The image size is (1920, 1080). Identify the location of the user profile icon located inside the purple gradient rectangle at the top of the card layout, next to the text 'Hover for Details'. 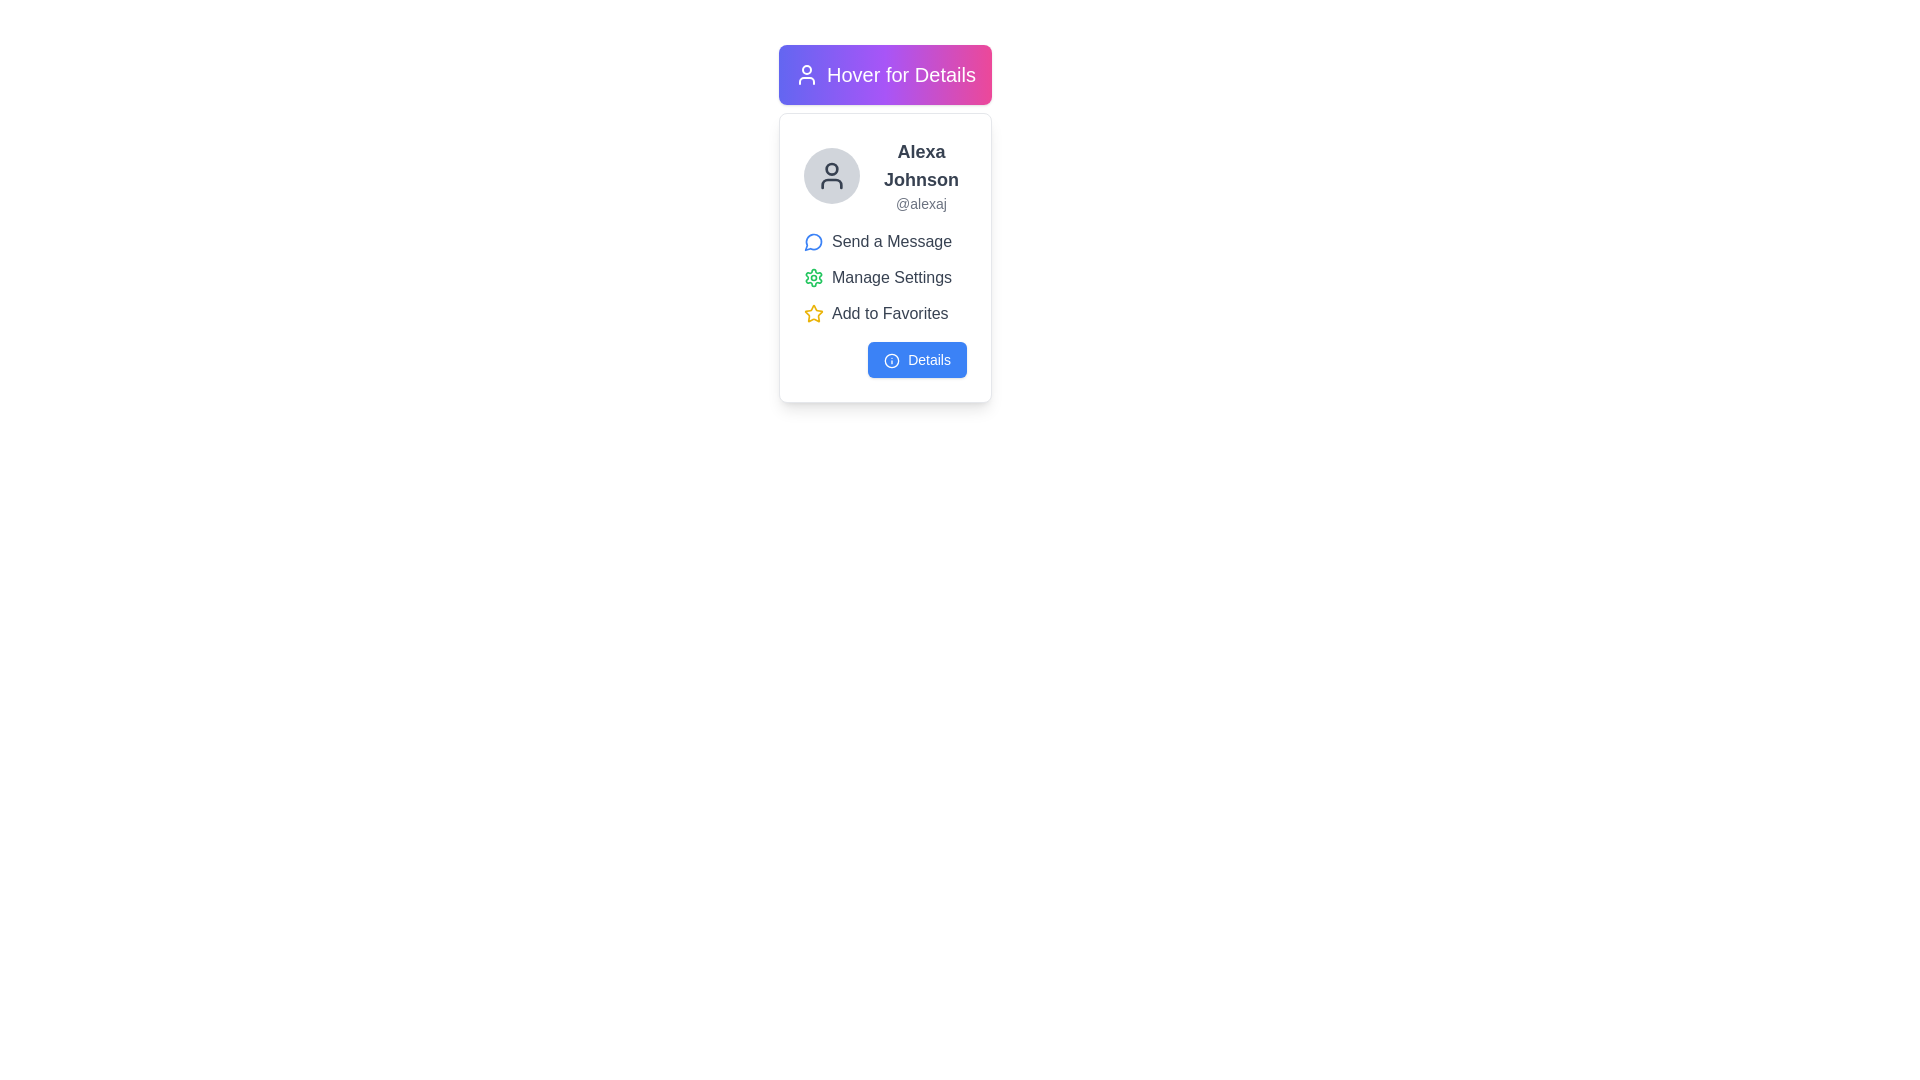
(806, 73).